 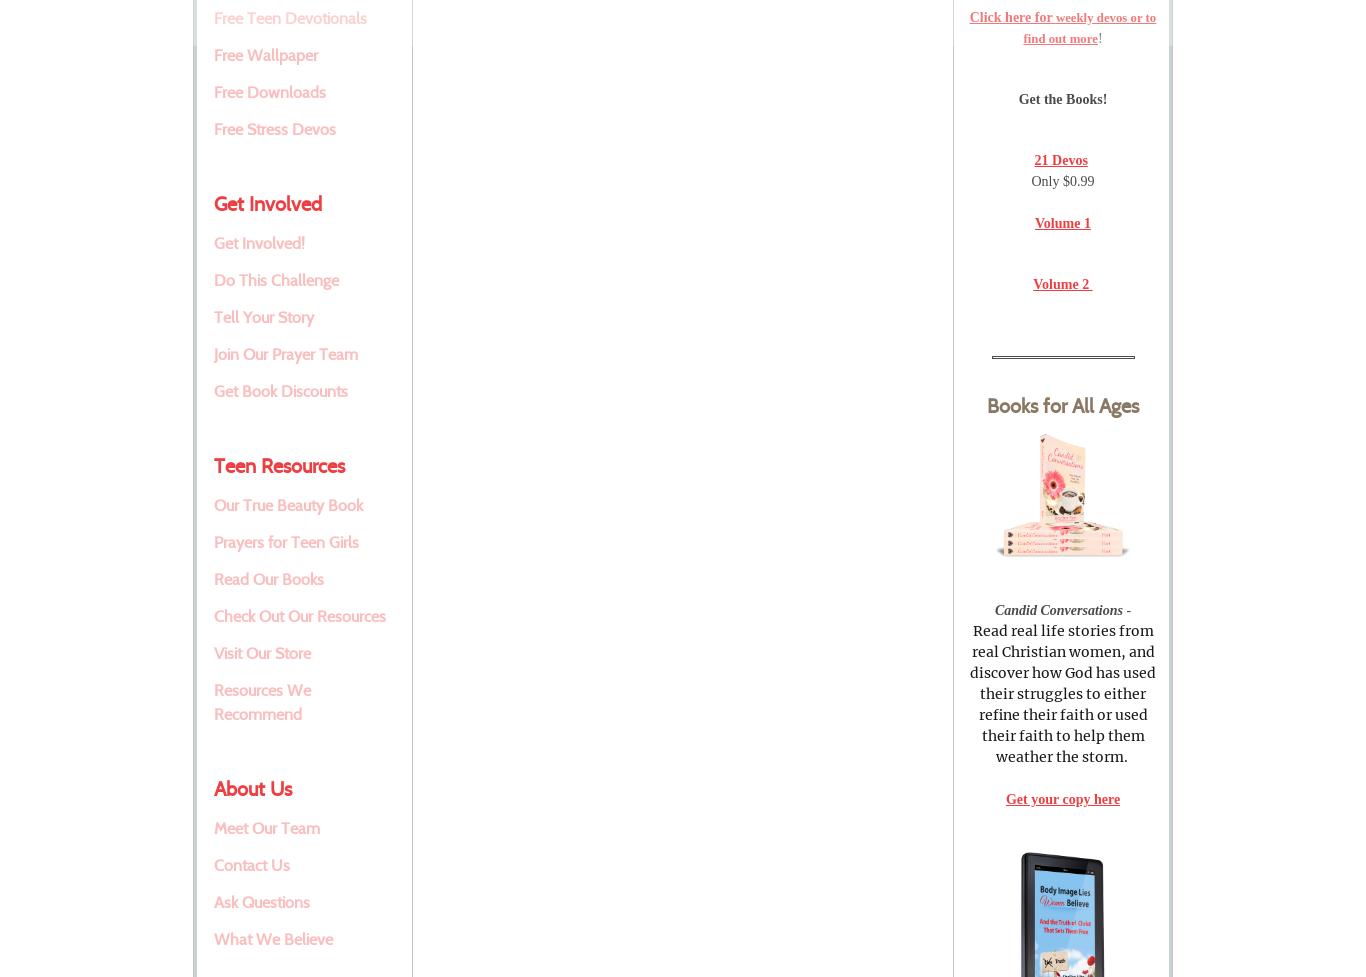 What do you see at coordinates (274, 129) in the screenshot?
I see `'Free Stress Devos'` at bounding box center [274, 129].